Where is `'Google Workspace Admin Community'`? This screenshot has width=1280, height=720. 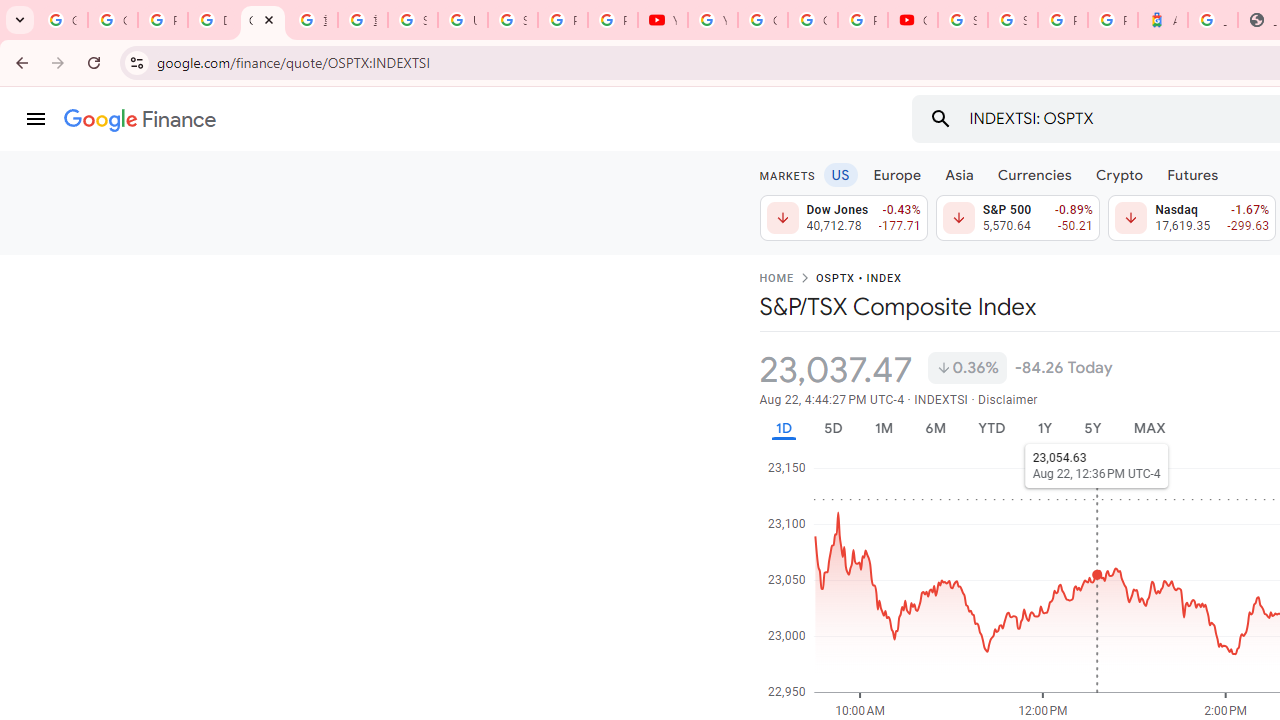
'Google Workspace Admin Community' is located at coordinates (62, 20).